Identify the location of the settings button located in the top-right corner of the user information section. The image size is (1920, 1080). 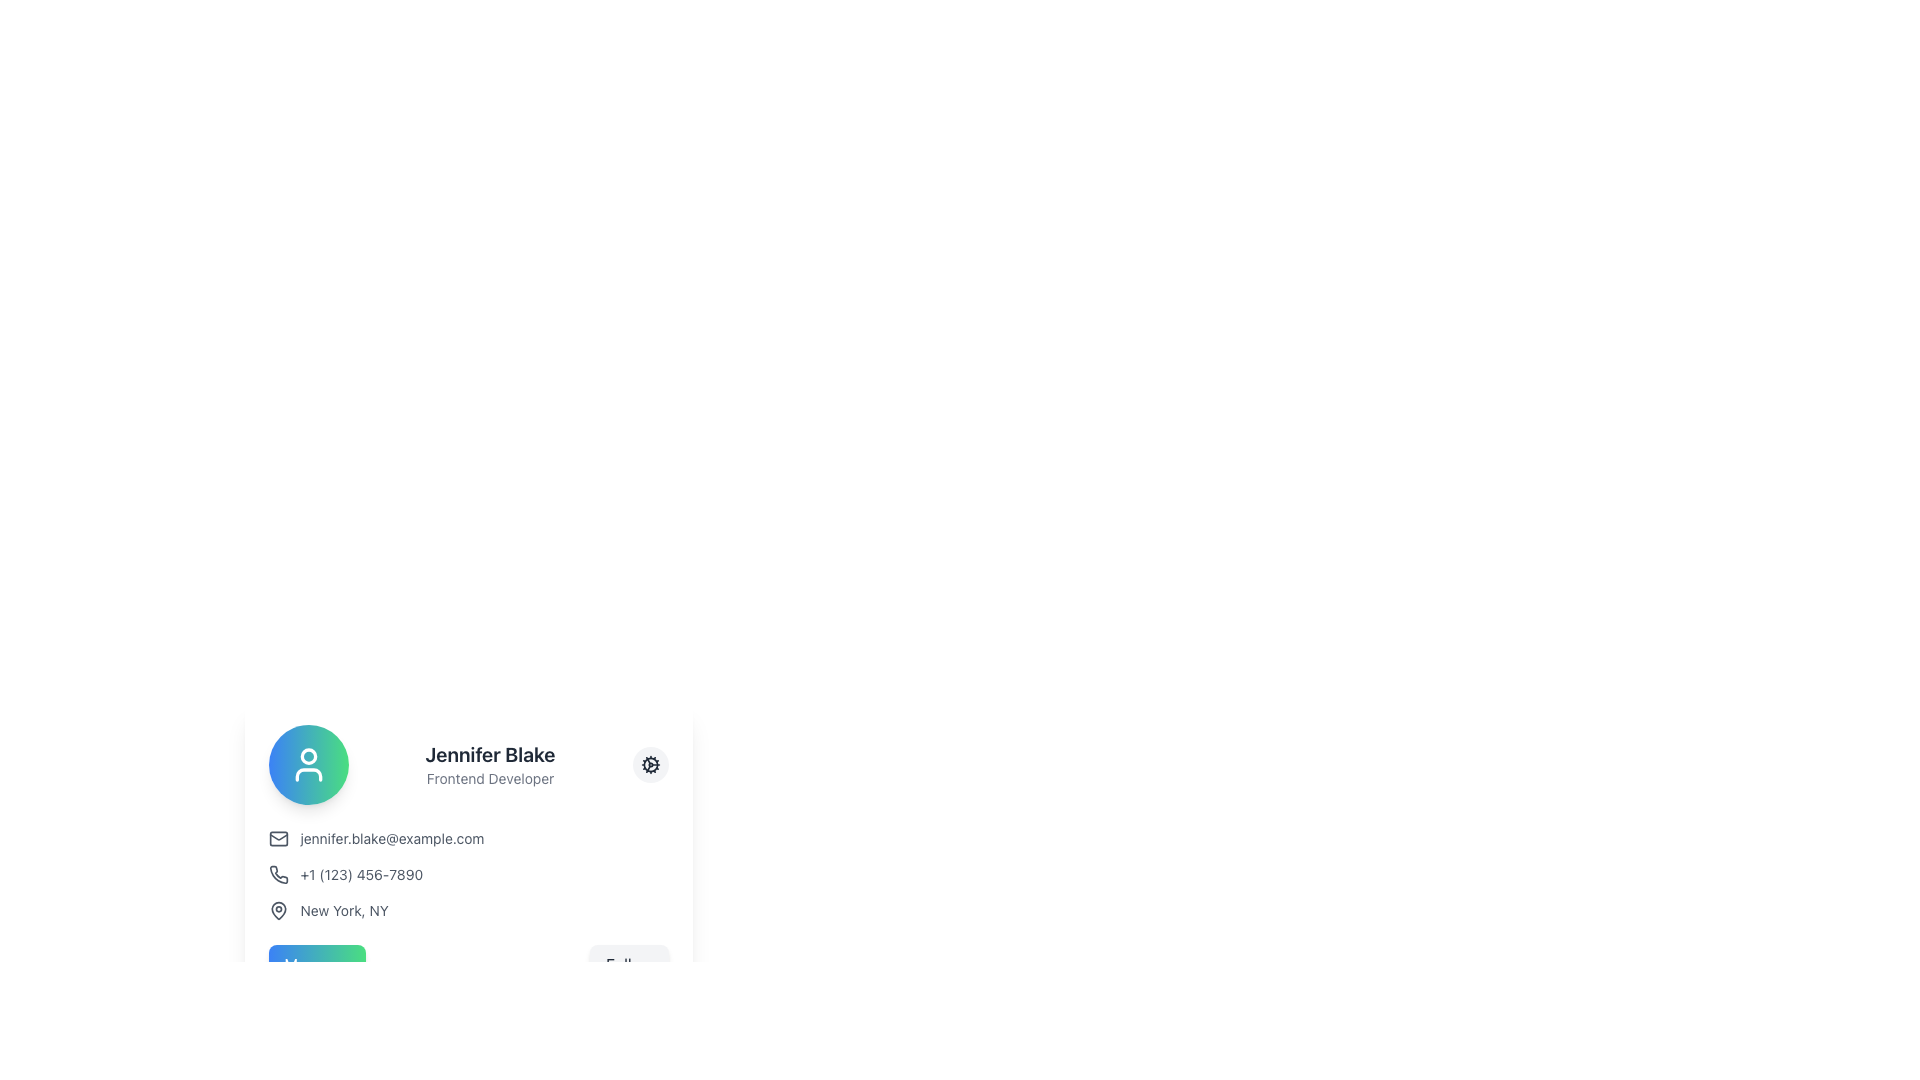
(650, 764).